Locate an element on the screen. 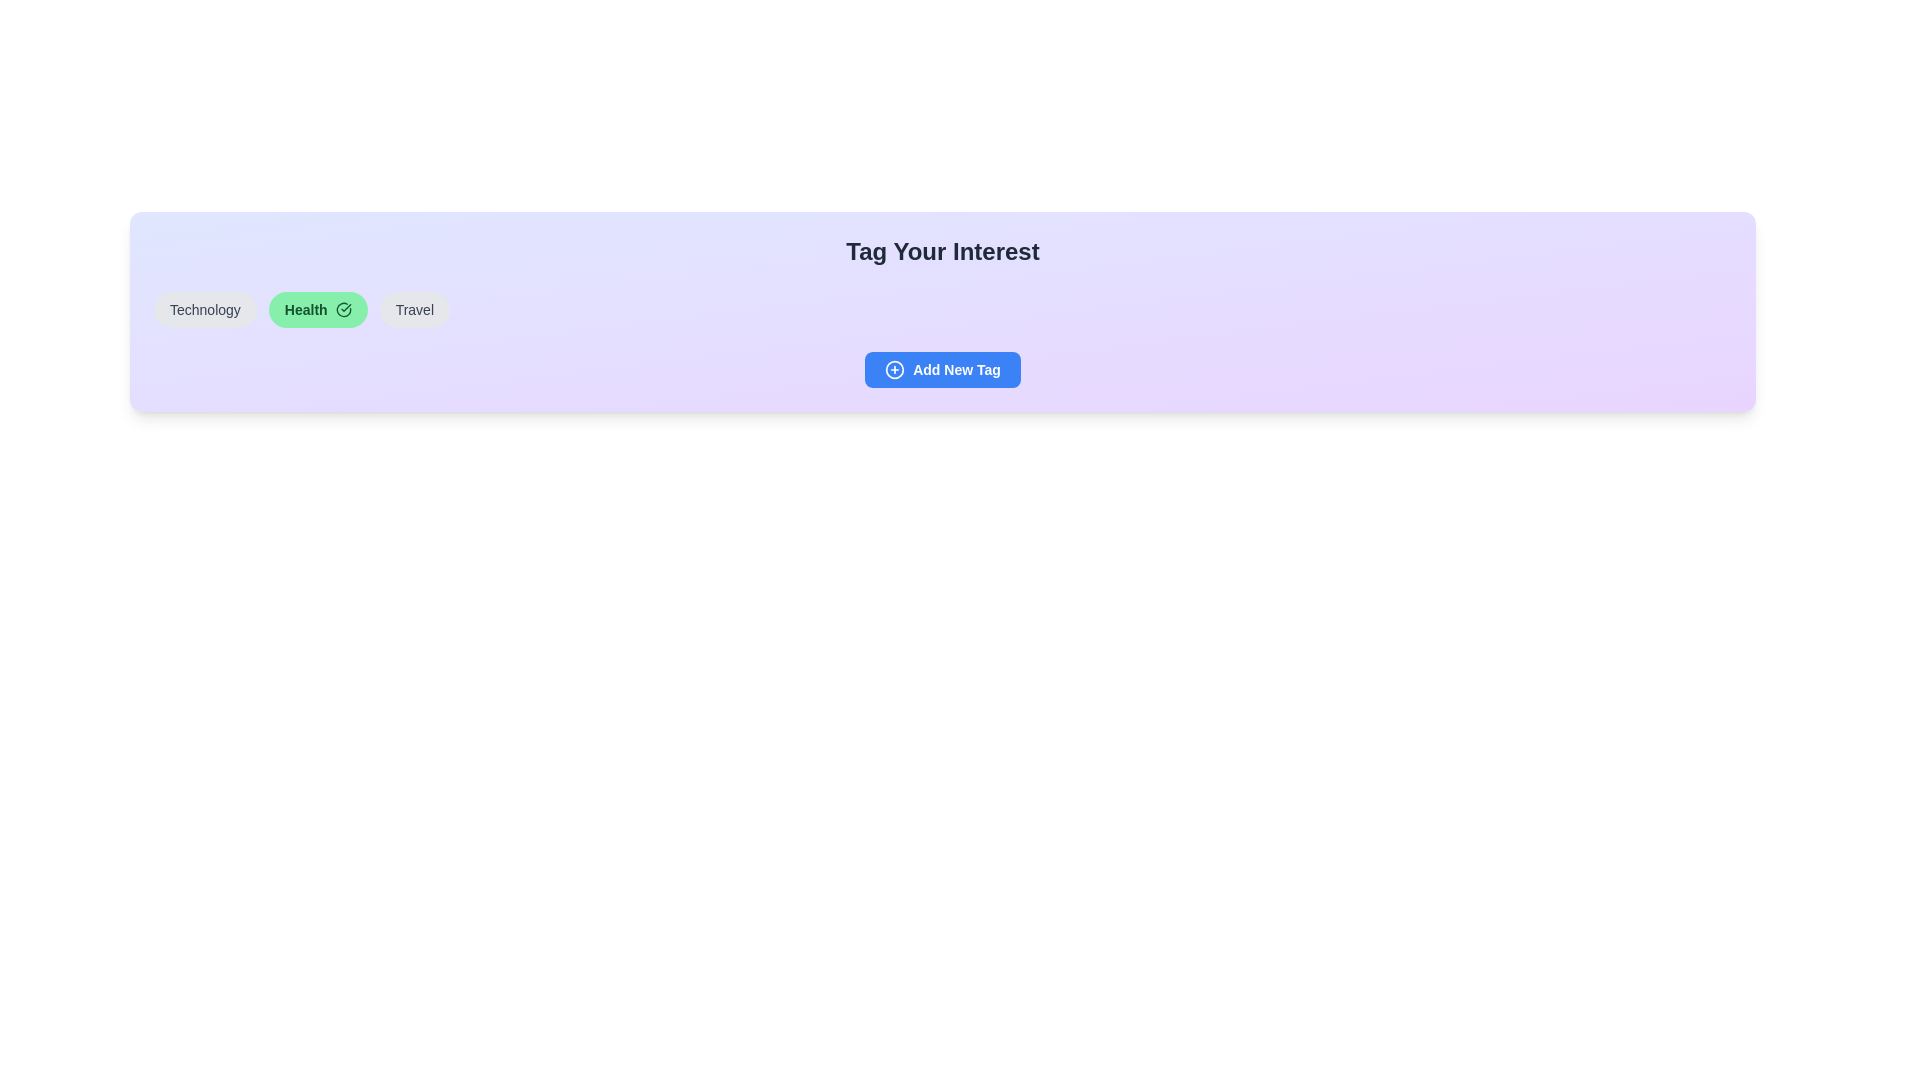  the 'Travel' label button, which is a rectangular label with rounded corners featuring the text 'Travel' in a black font against a light gray background is located at coordinates (413, 309).